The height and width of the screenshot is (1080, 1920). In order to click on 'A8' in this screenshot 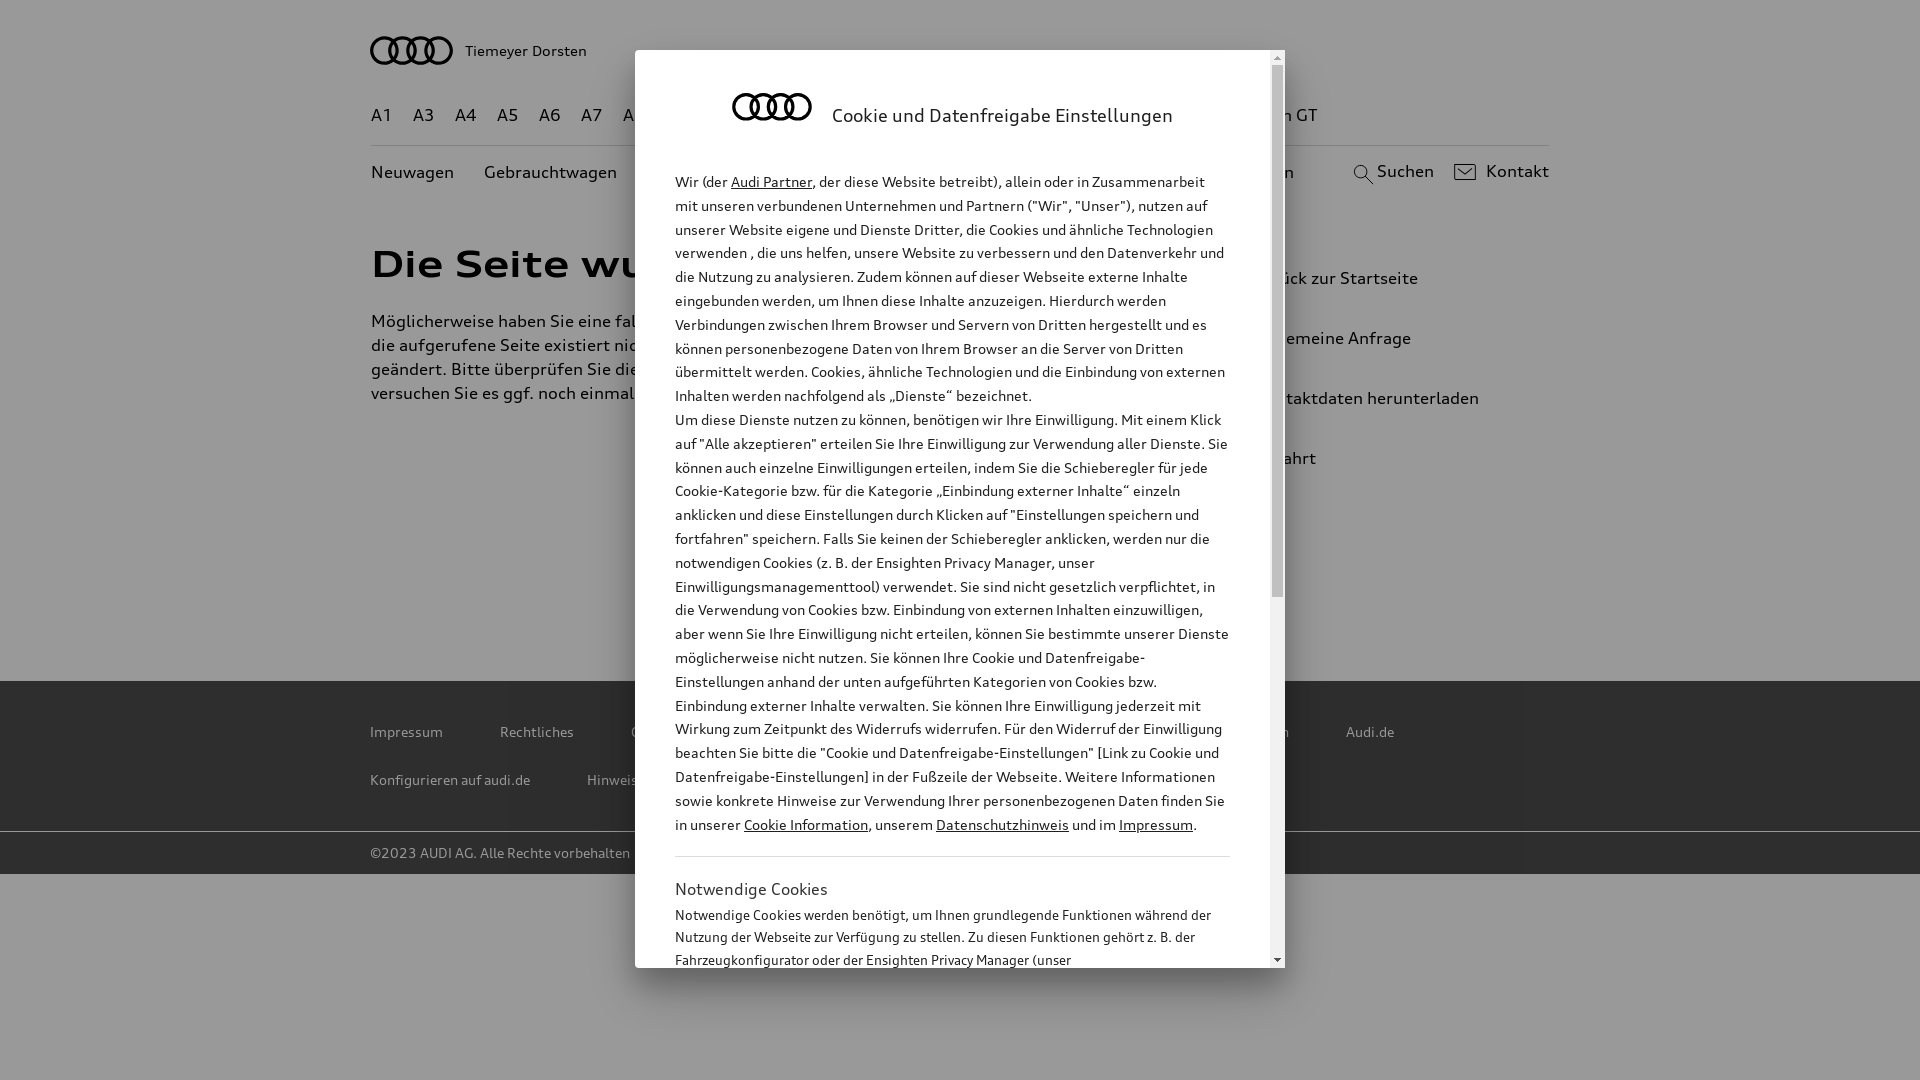, I will do `click(632, 115)`.